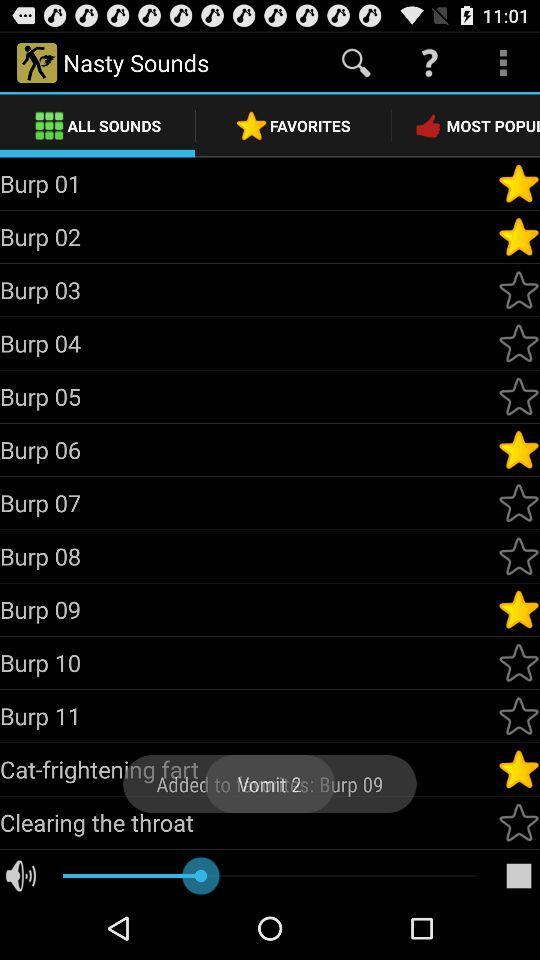 This screenshot has width=540, height=960. I want to click on the burp 06 app, so click(248, 449).